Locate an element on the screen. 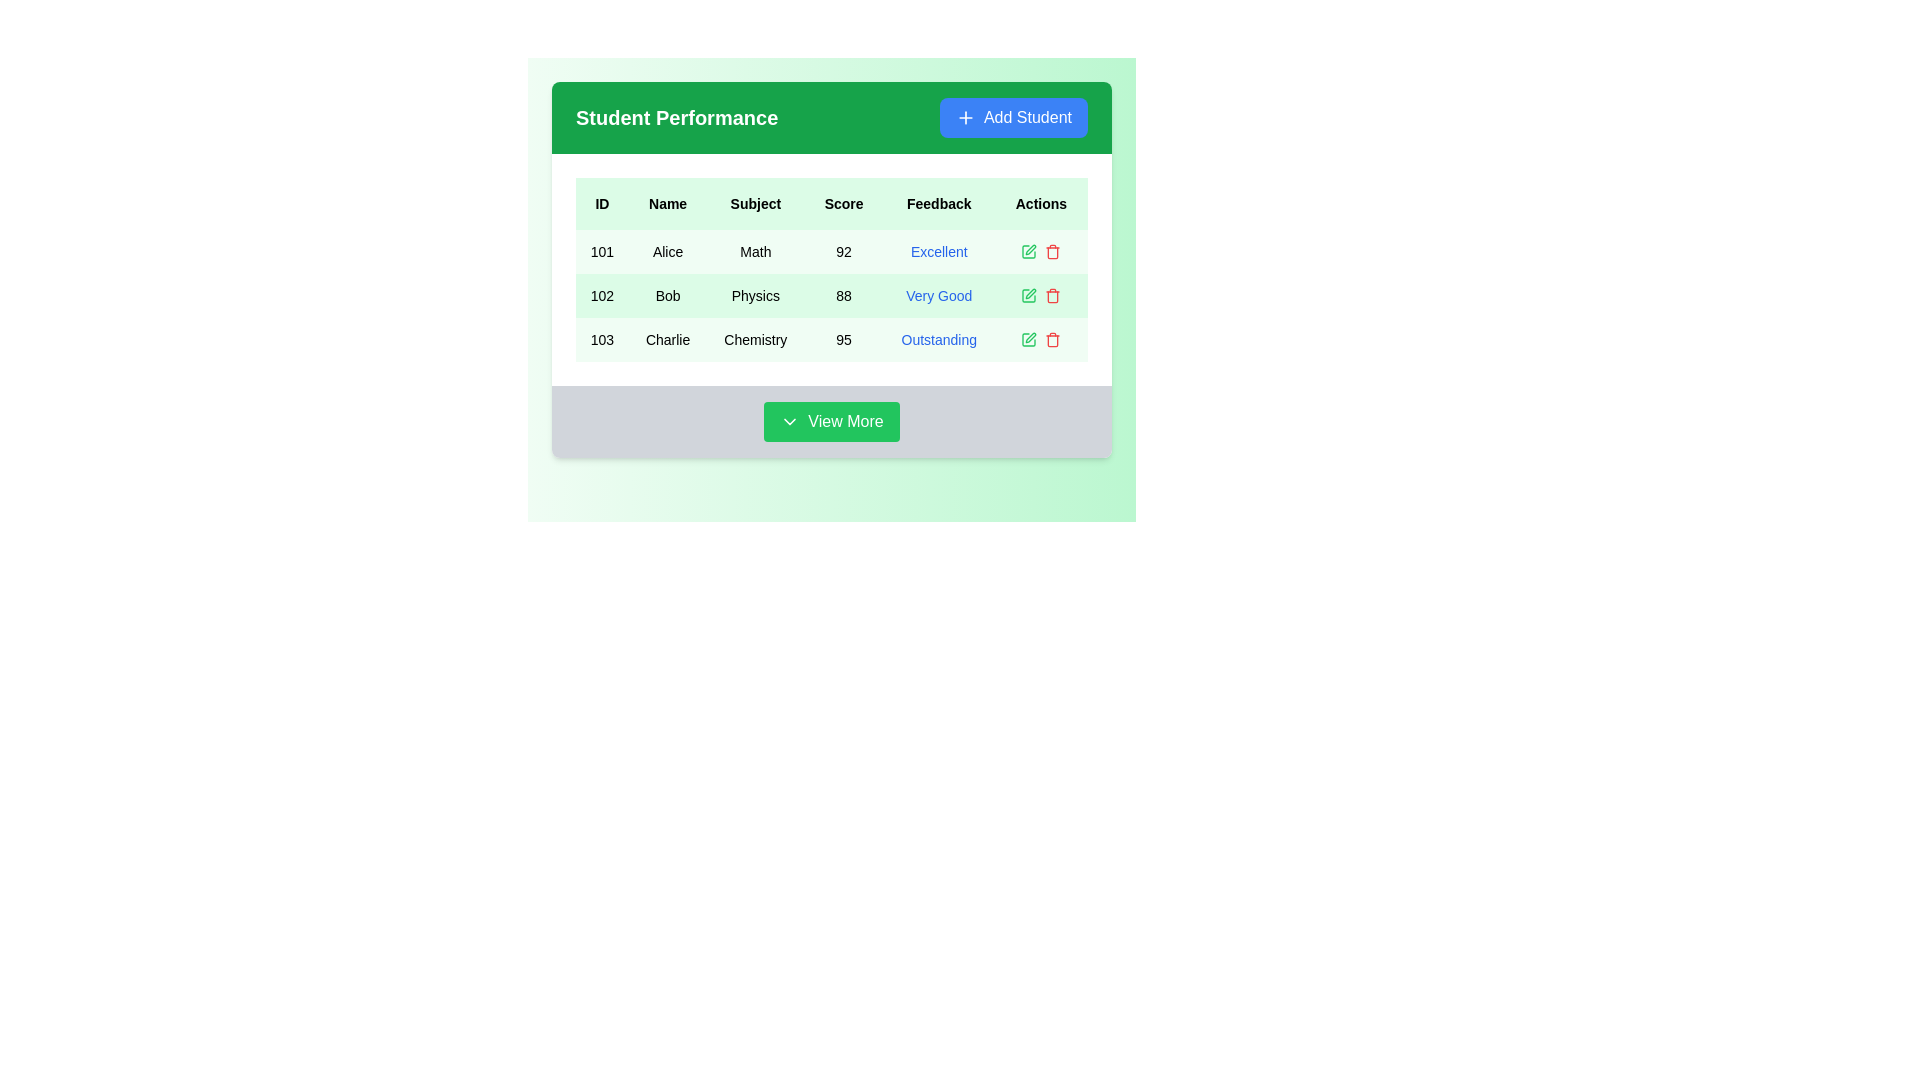 The image size is (1920, 1080). the static text content displaying the name 'Bob' in the second row of the table under the 'Name' column, adjacent to the '102' ID is located at coordinates (668, 296).